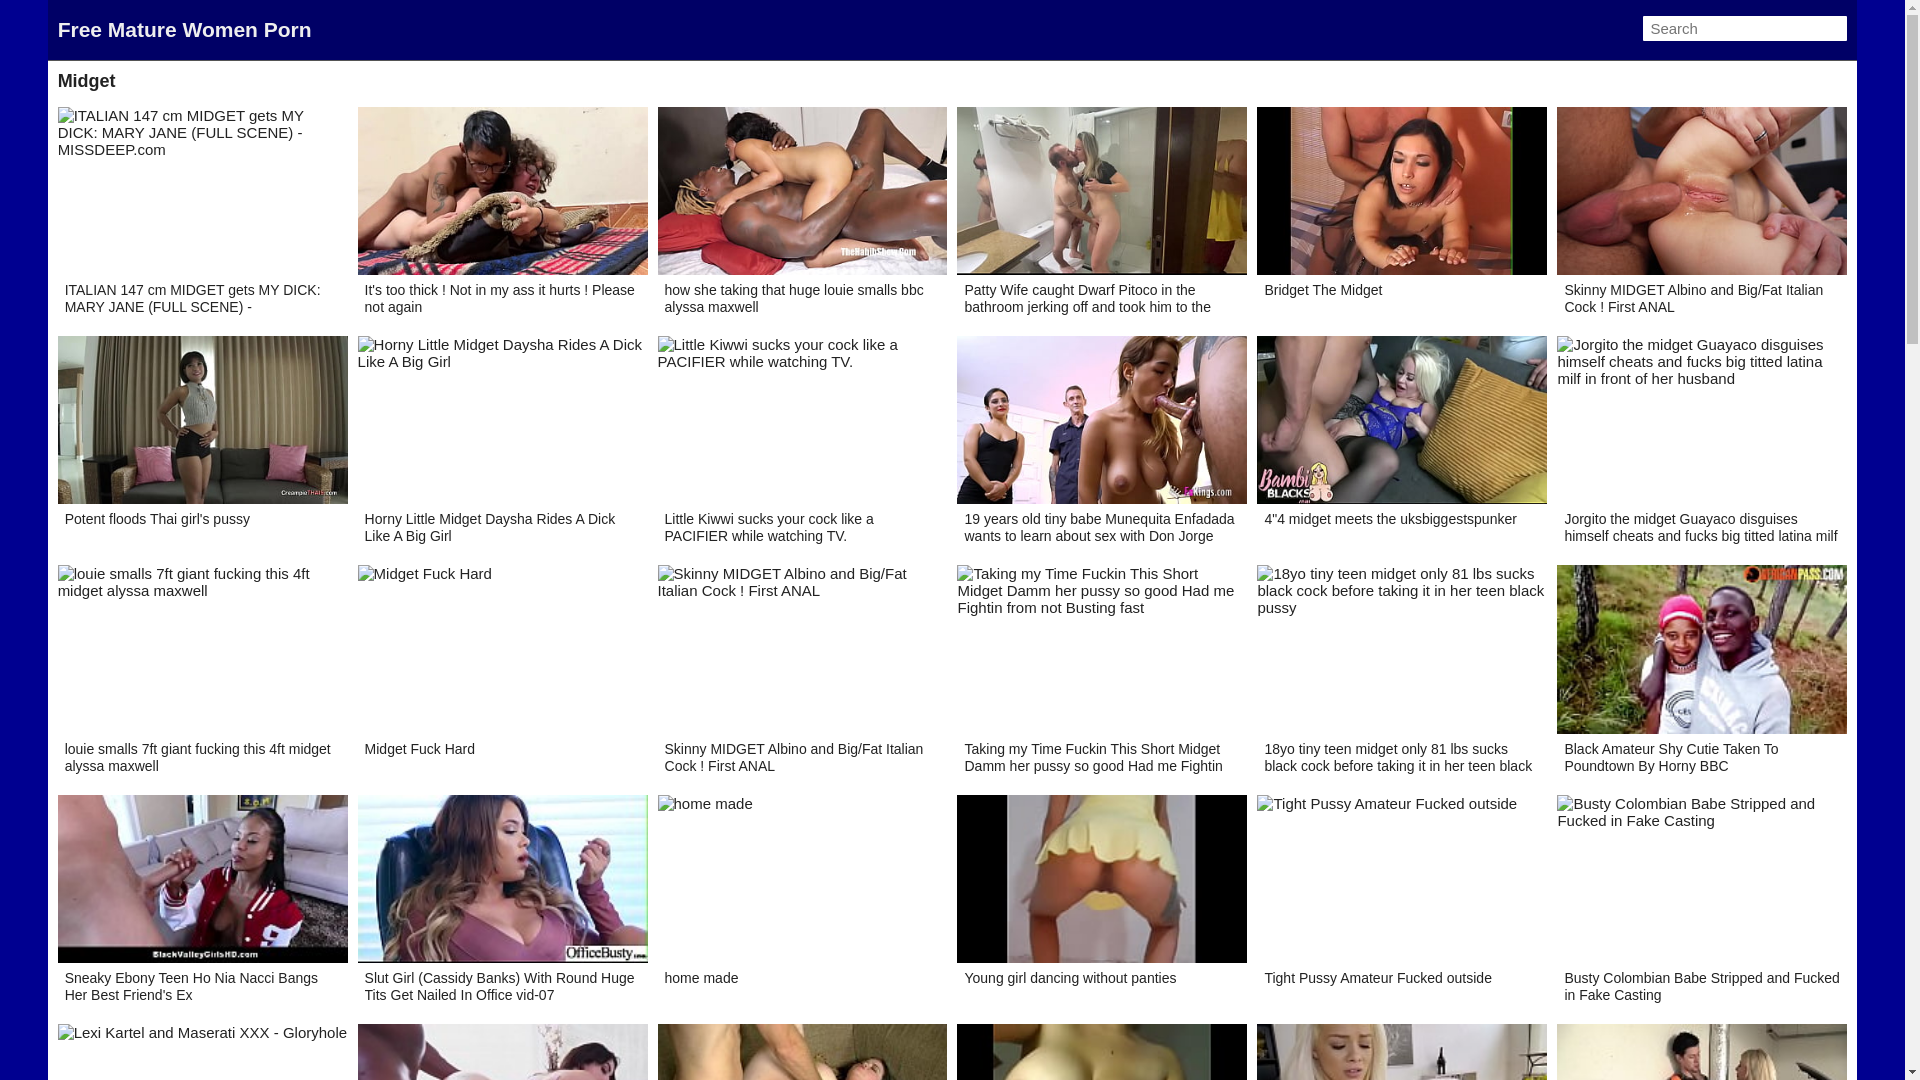 The width and height of the screenshot is (1920, 1080). What do you see at coordinates (185, 29) in the screenshot?
I see `'Free Mature Women Porn'` at bounding box center [185, 29].